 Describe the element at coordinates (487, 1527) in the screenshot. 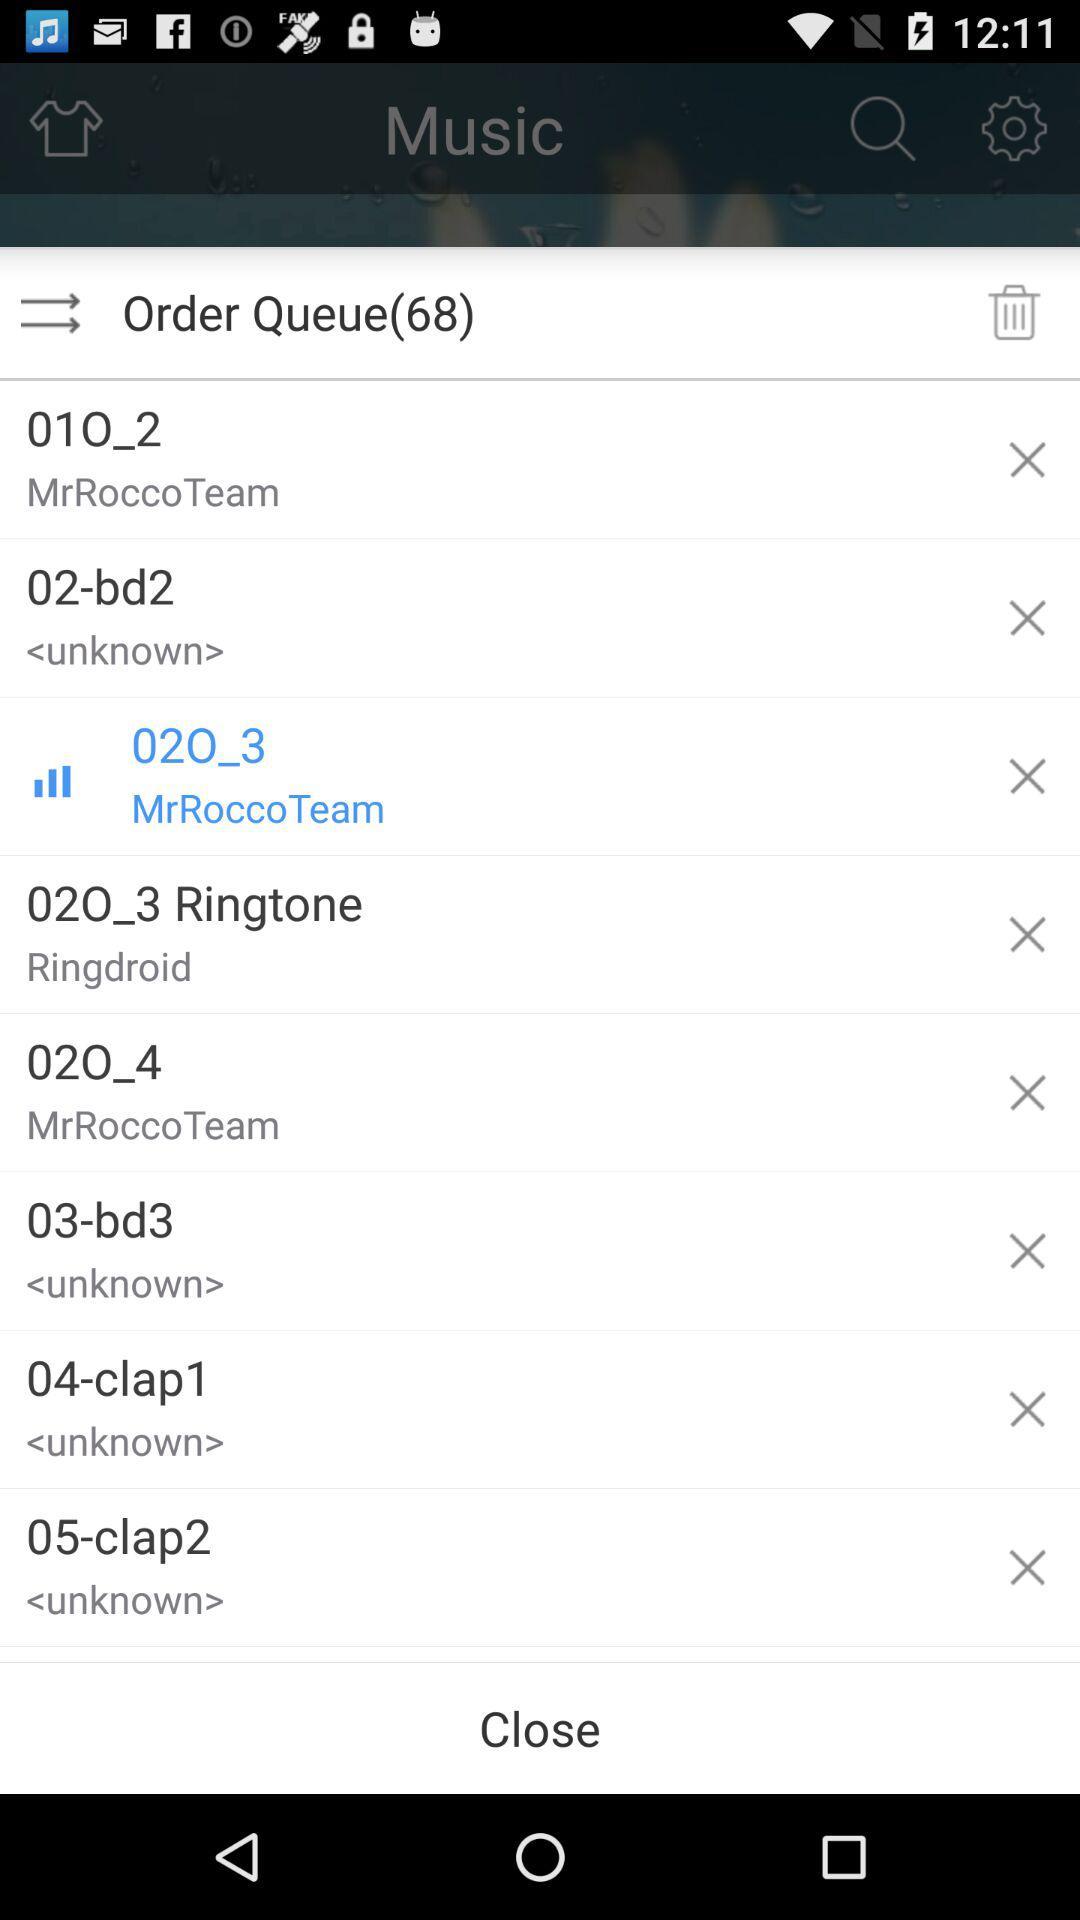

I see `the 05-clap2 icon` at that location.